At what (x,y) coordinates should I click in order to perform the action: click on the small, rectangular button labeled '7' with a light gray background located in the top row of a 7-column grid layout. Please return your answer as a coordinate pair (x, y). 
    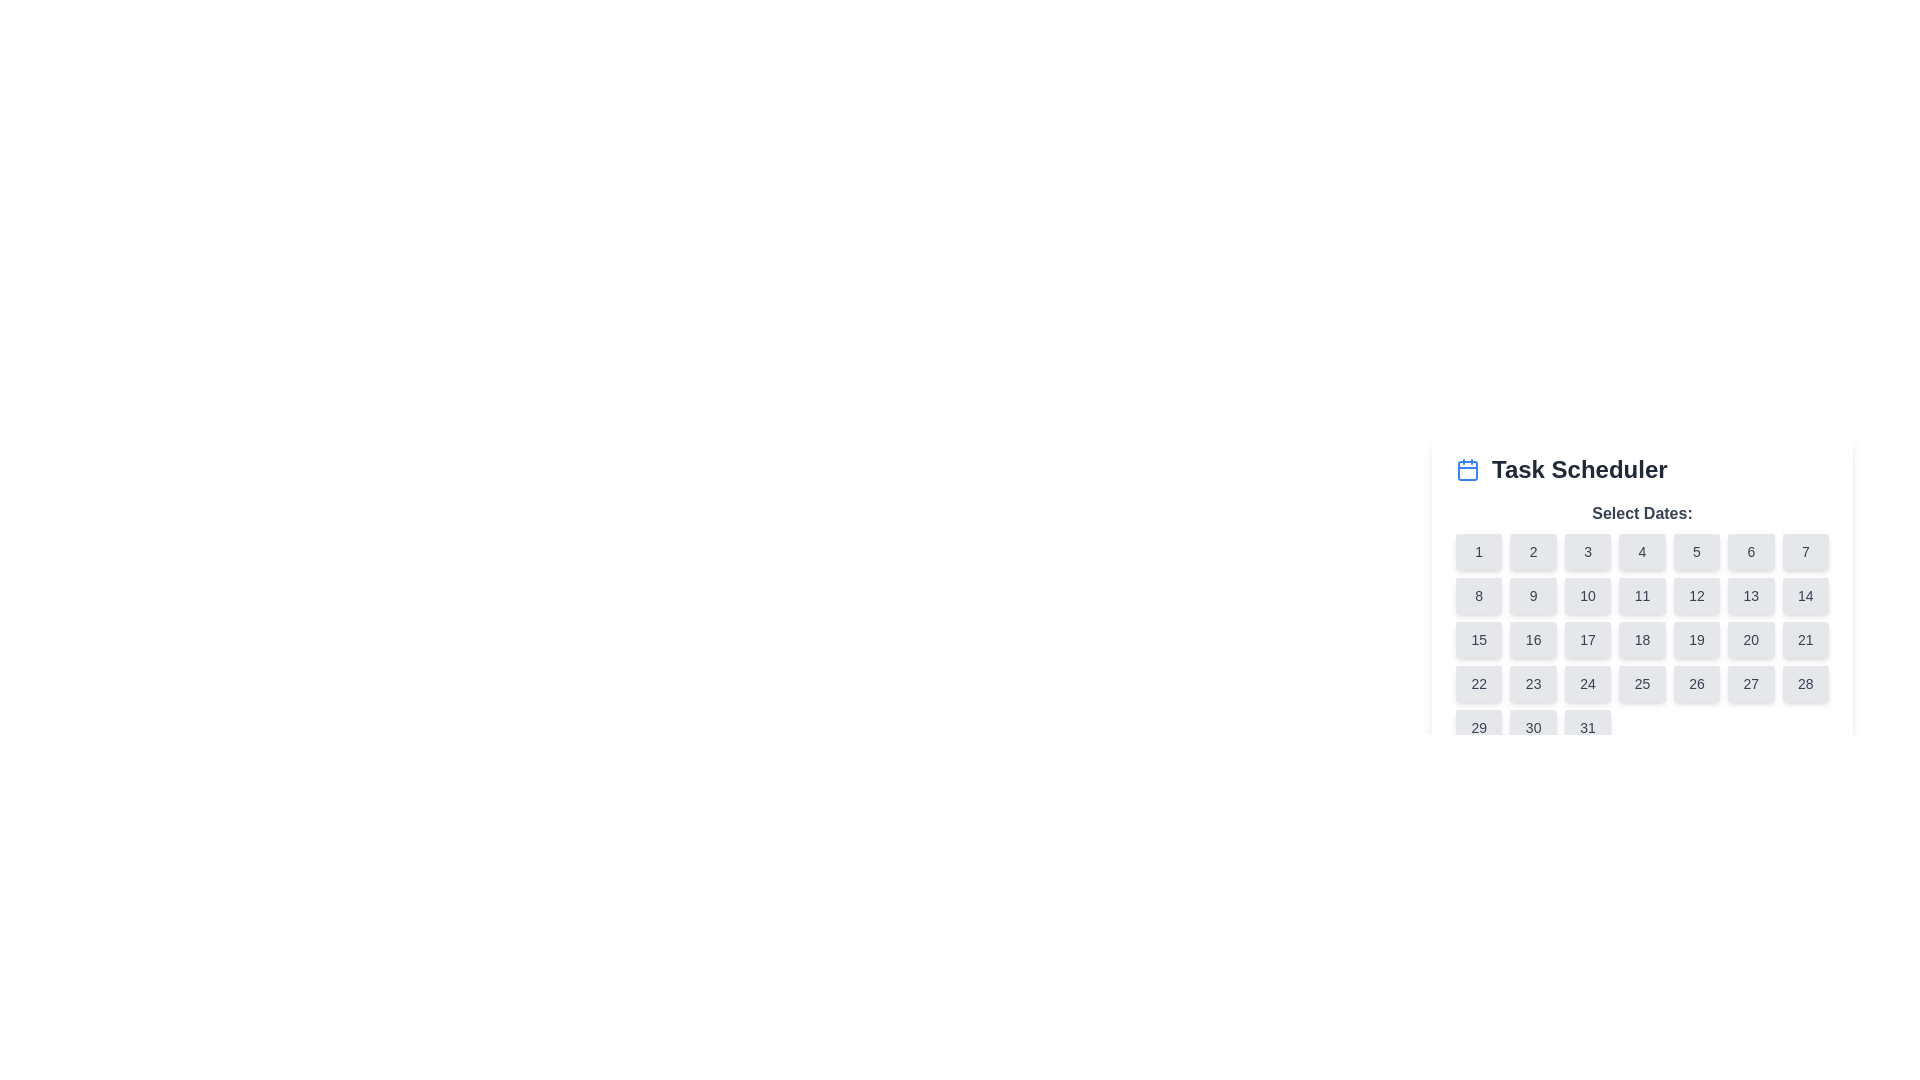
    Looking at the image, I should click on (1805, 551).